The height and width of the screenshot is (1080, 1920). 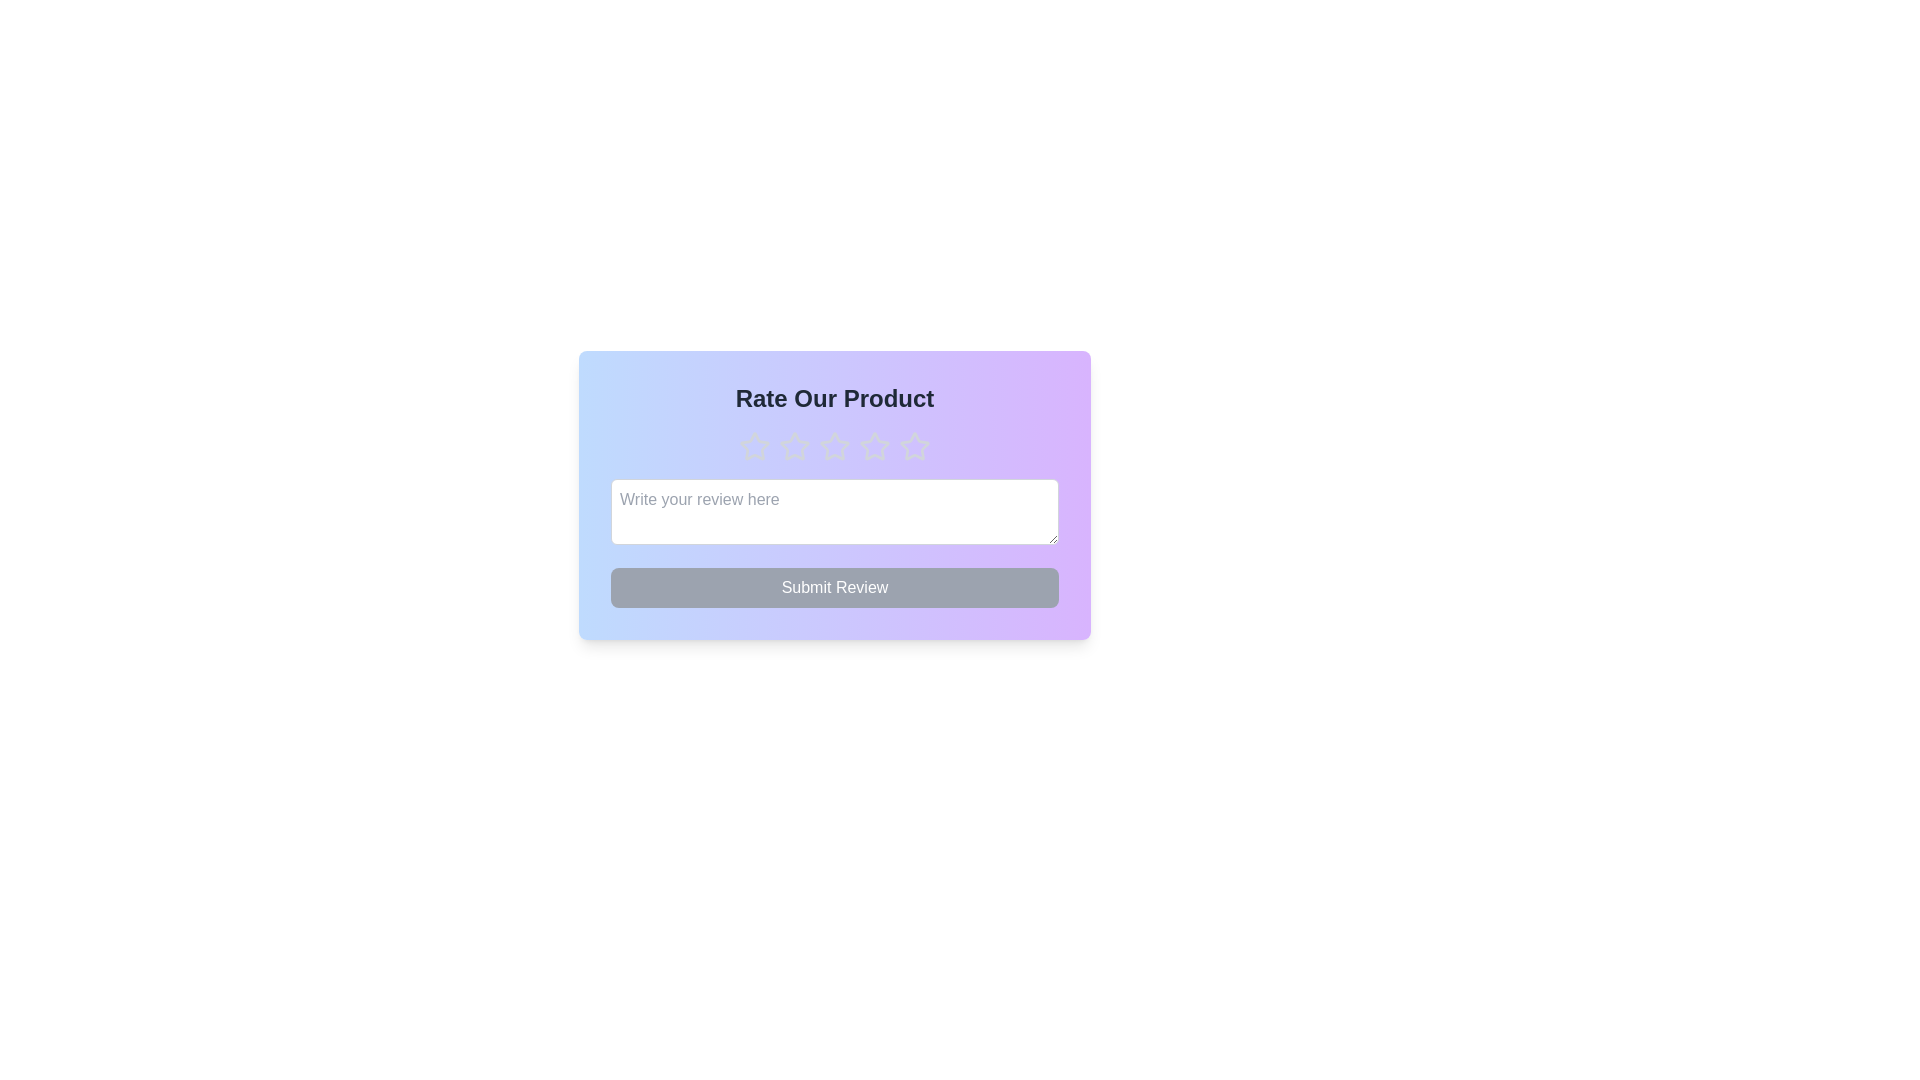 I want to click on the text area and type the review text, so click(x=835, y=511).